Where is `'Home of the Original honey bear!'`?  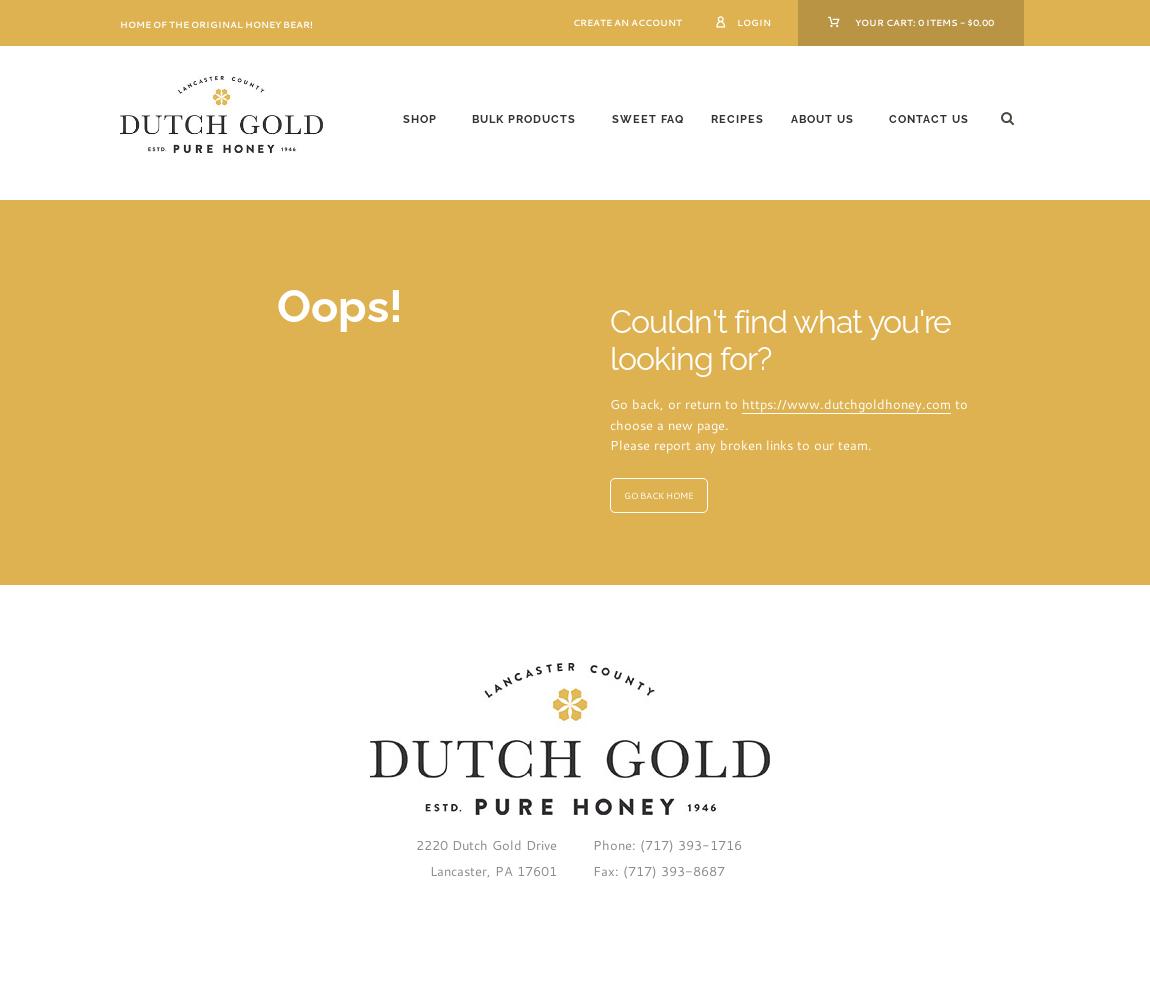 'Home of the Original honey bear!' is located at coordinates (215, 24).